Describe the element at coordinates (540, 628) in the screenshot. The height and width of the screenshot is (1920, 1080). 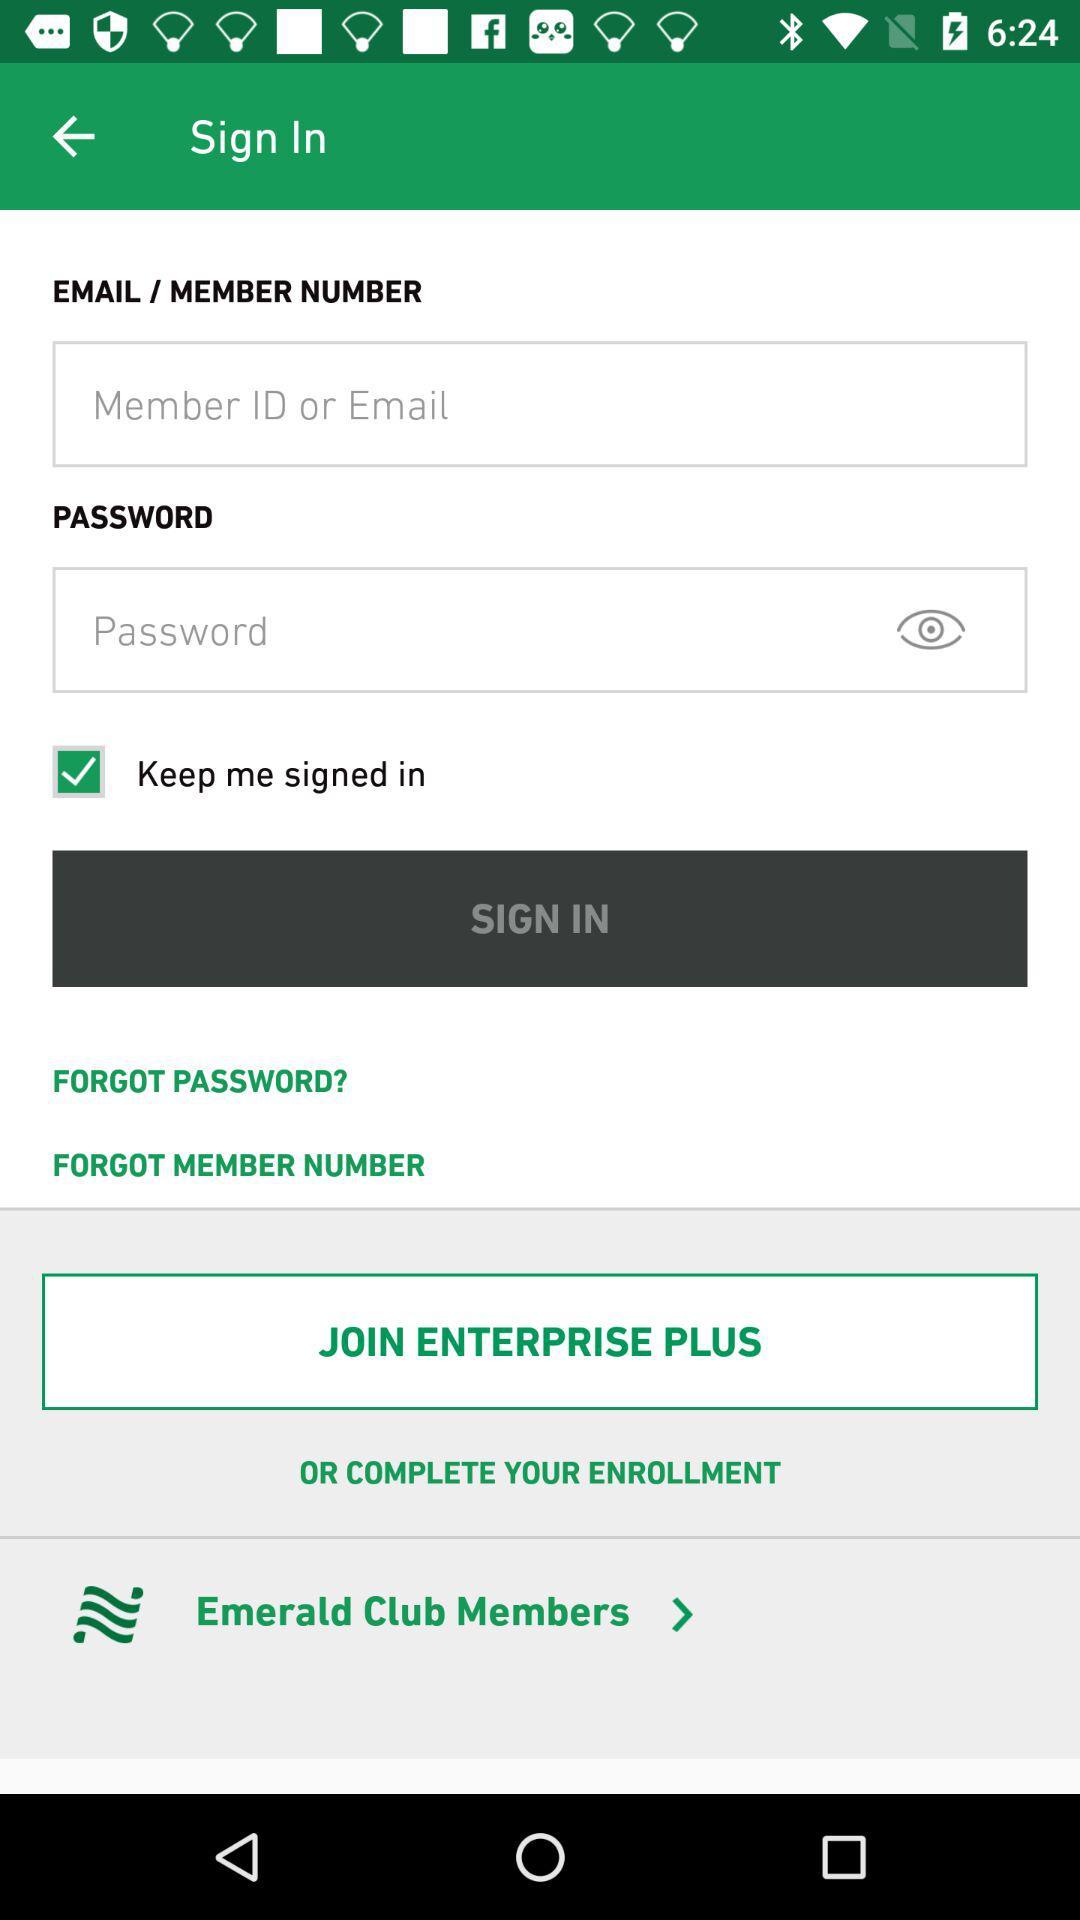
I see `insert password` at that location.